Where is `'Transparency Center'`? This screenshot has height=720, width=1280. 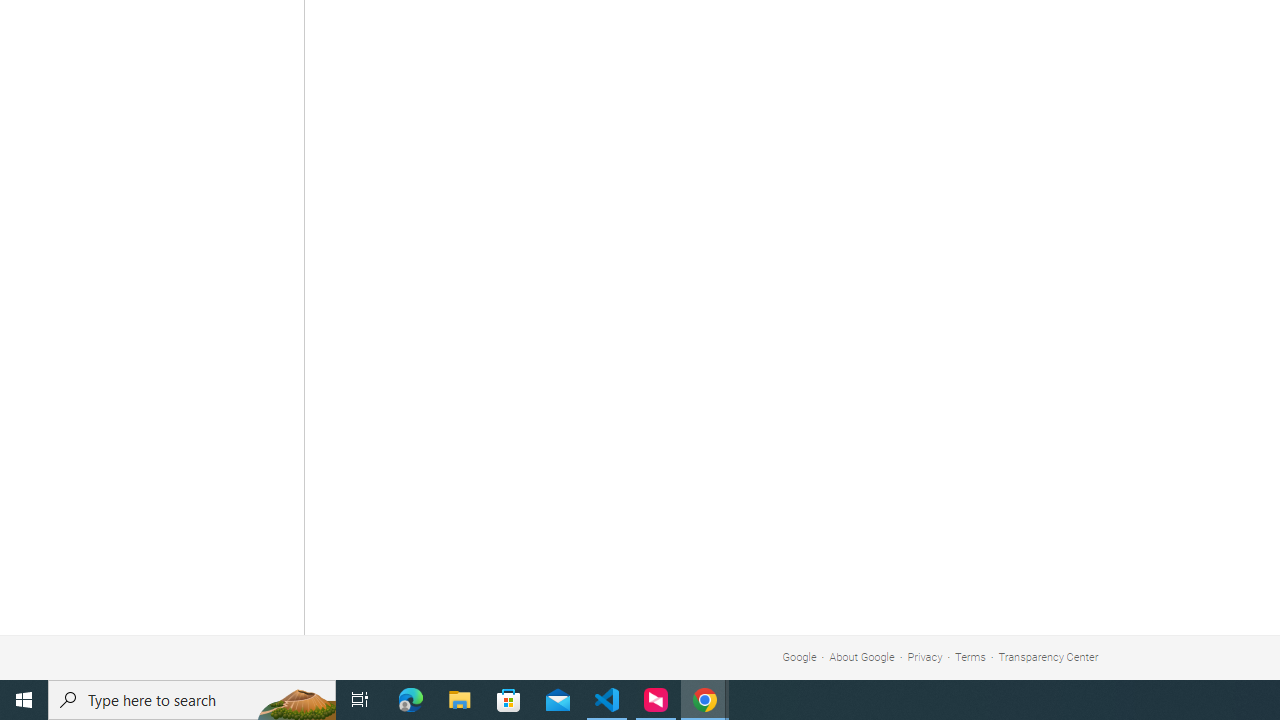
'Transparency Center' is located at coordinates (1047, 657).